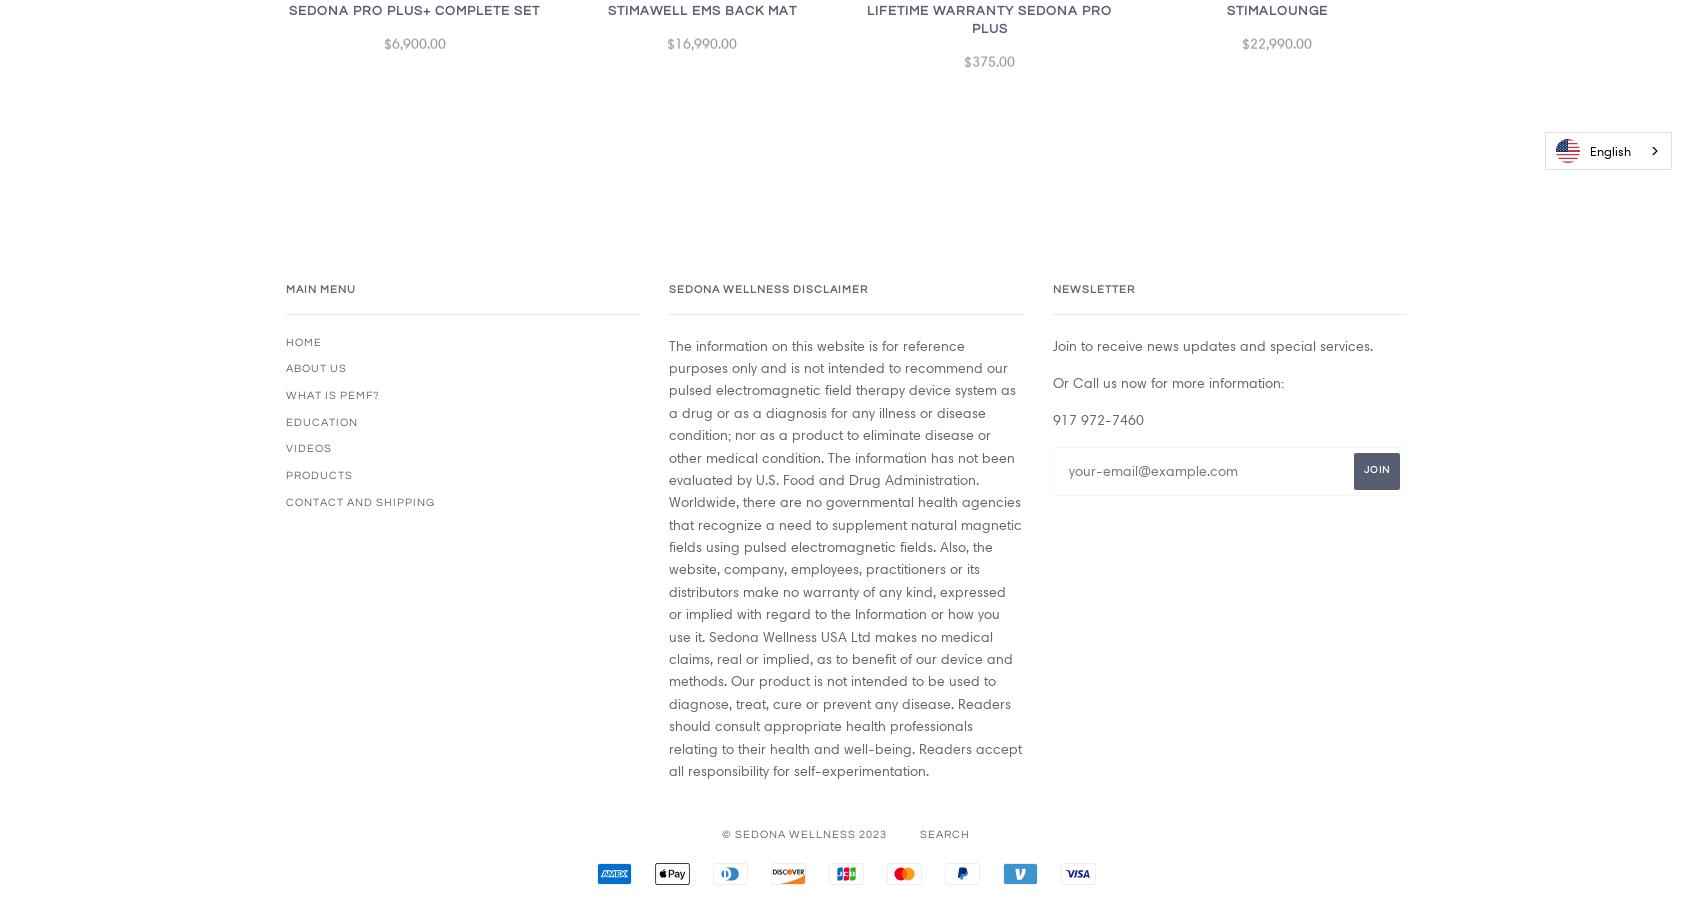  What do you see at coordinates (701, 10) in the screenshot?
I see `'StimaWell EMS Back Mat'` at bounding box center [701, 10].